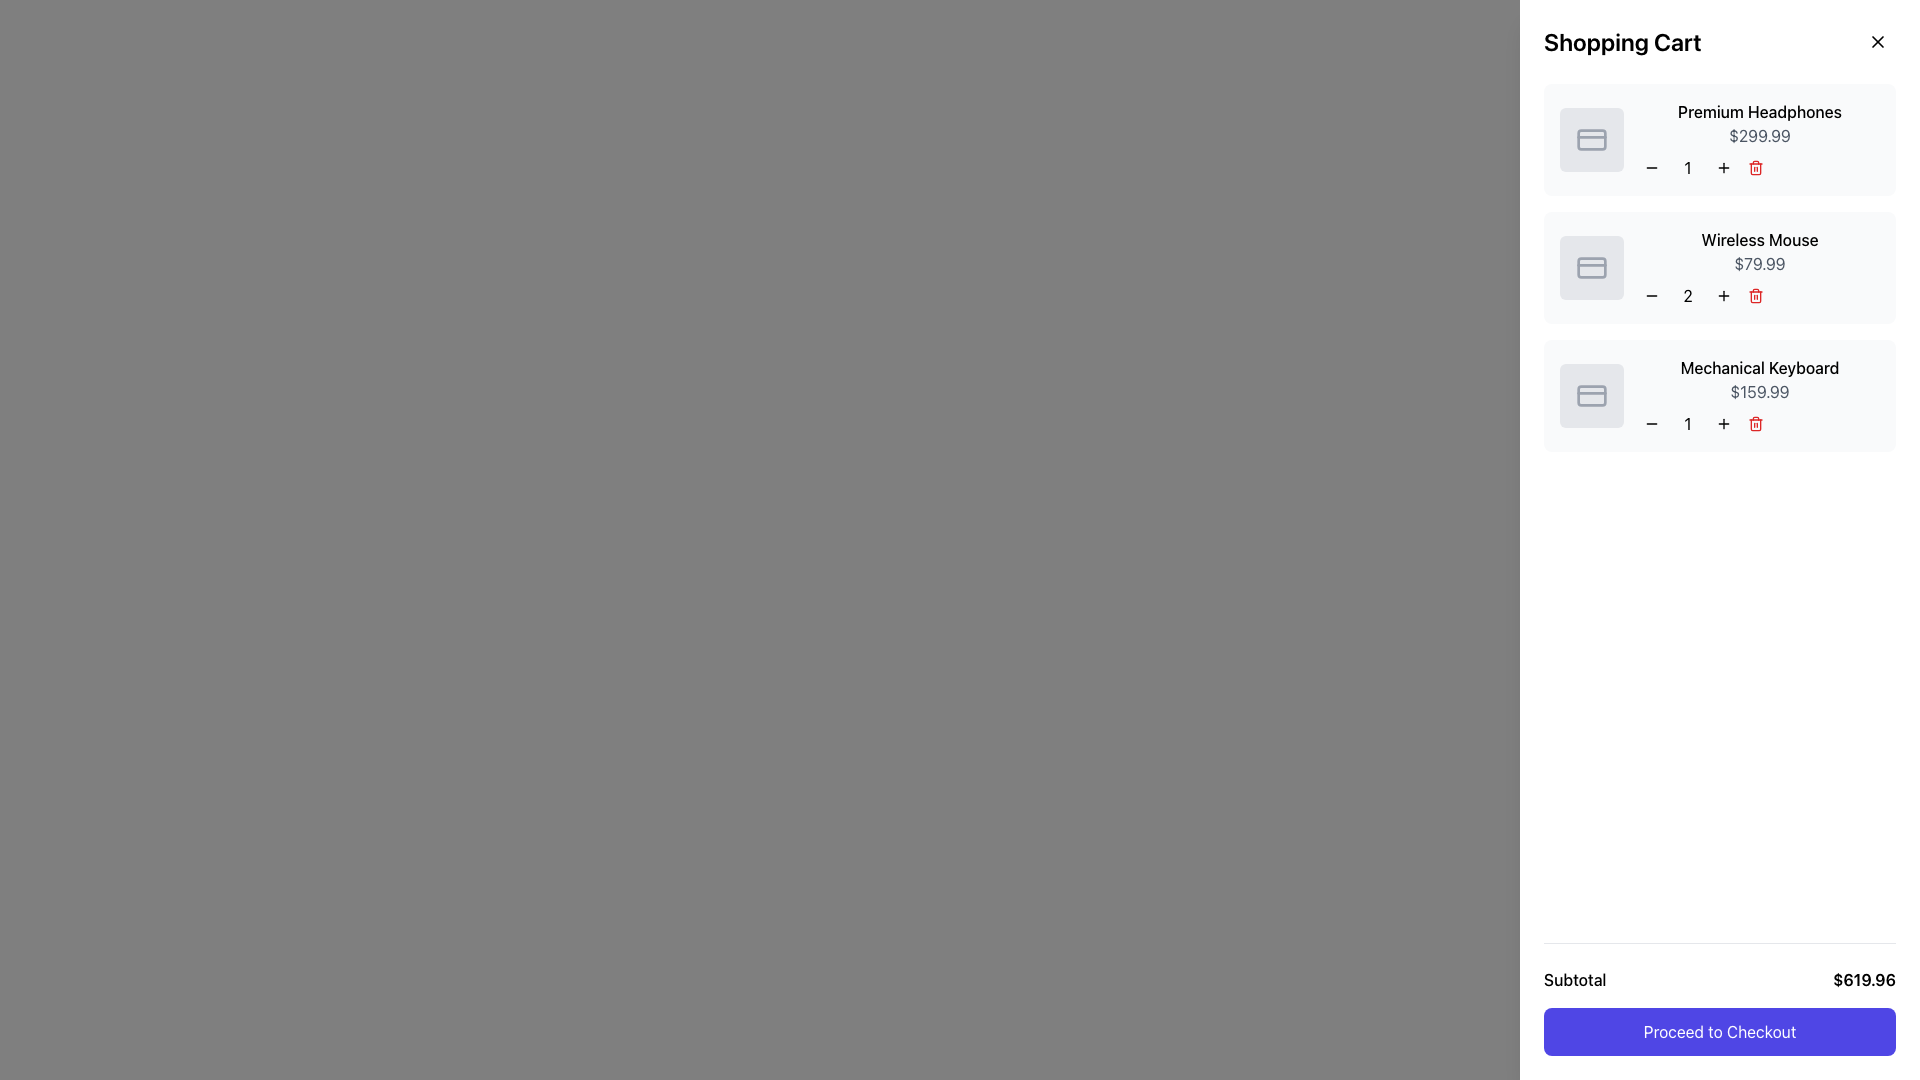  Describe the element at coordinates (1755, 296) in the screenshot. I see `the small red trash can icon button for item removal located adjacent to the quantity controls of the 'Wireless Mouse' in the shopping cart` at that location.